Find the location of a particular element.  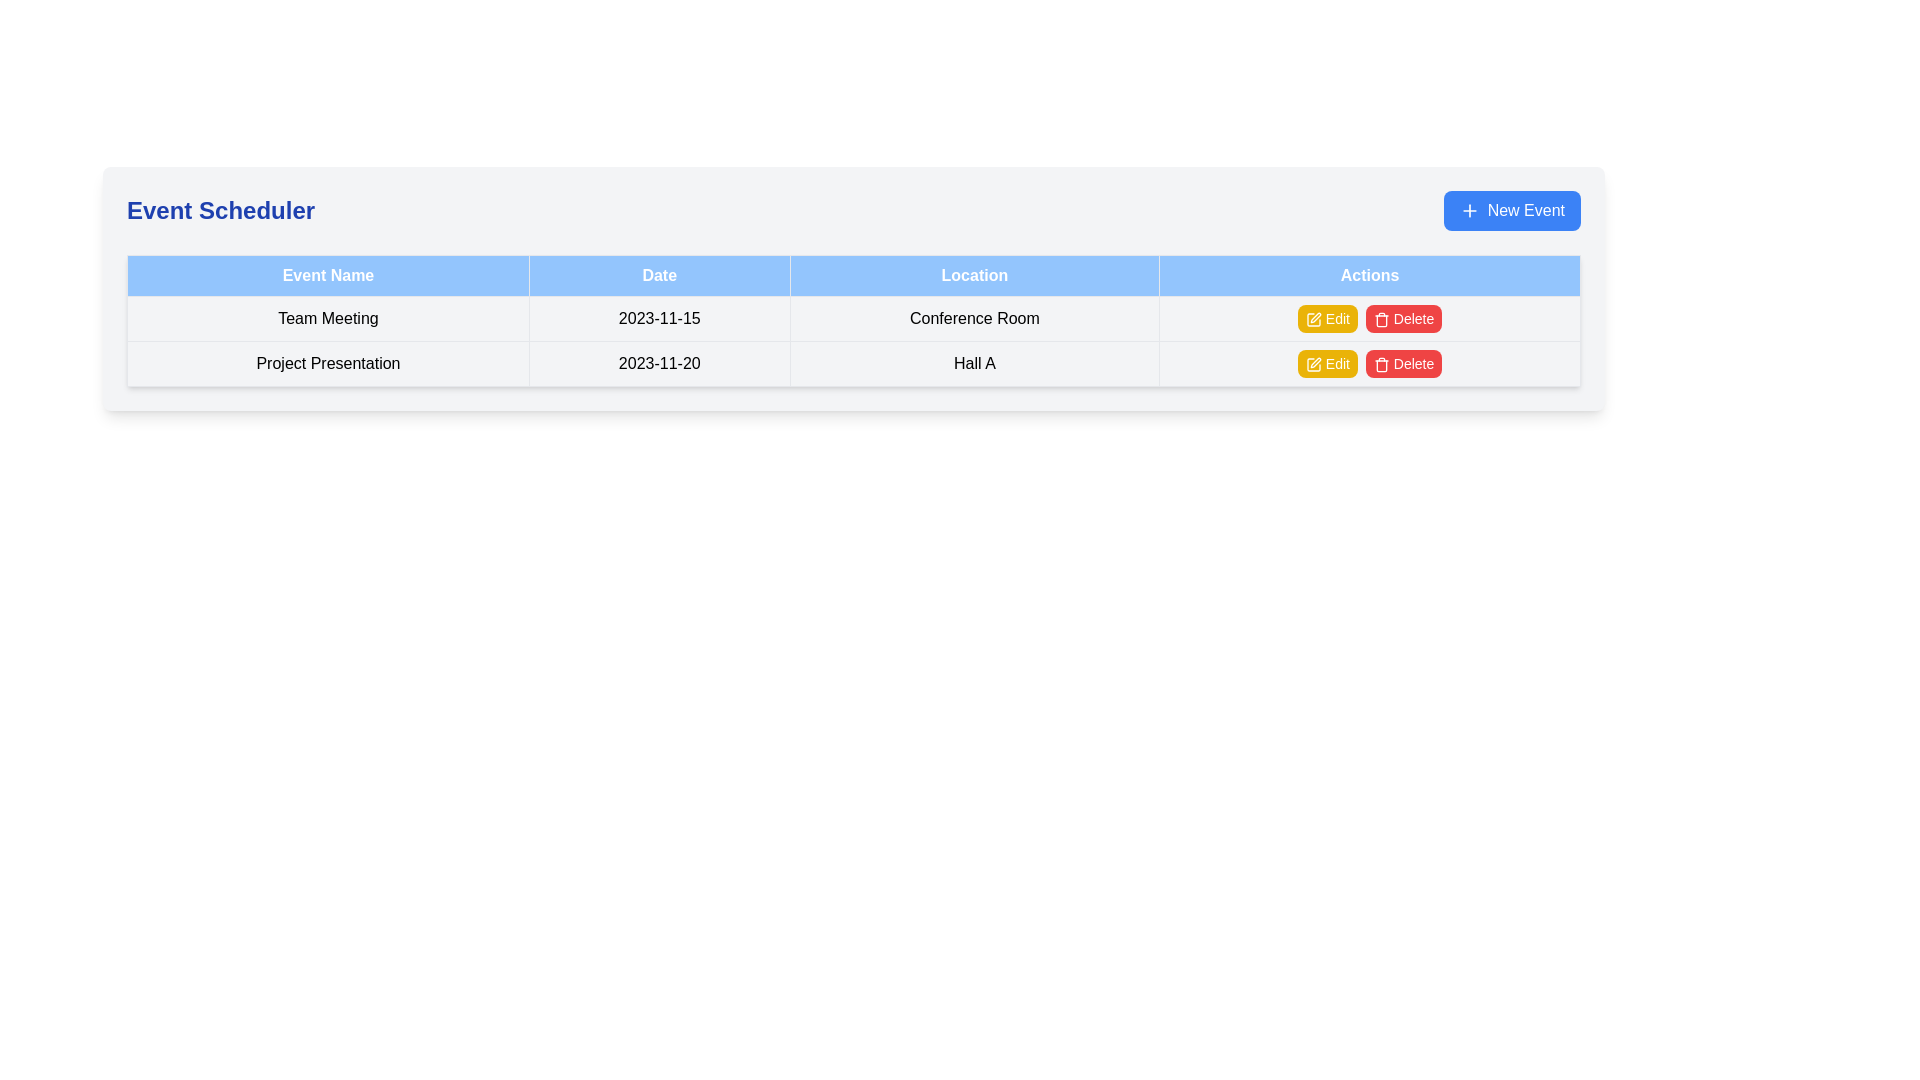

the central bin-body component of the trash bin icon located within the 'Delete' button in the 'Actions' column of the second table row for the event 'Project Presentation' is located at coordinates (1381, 366).